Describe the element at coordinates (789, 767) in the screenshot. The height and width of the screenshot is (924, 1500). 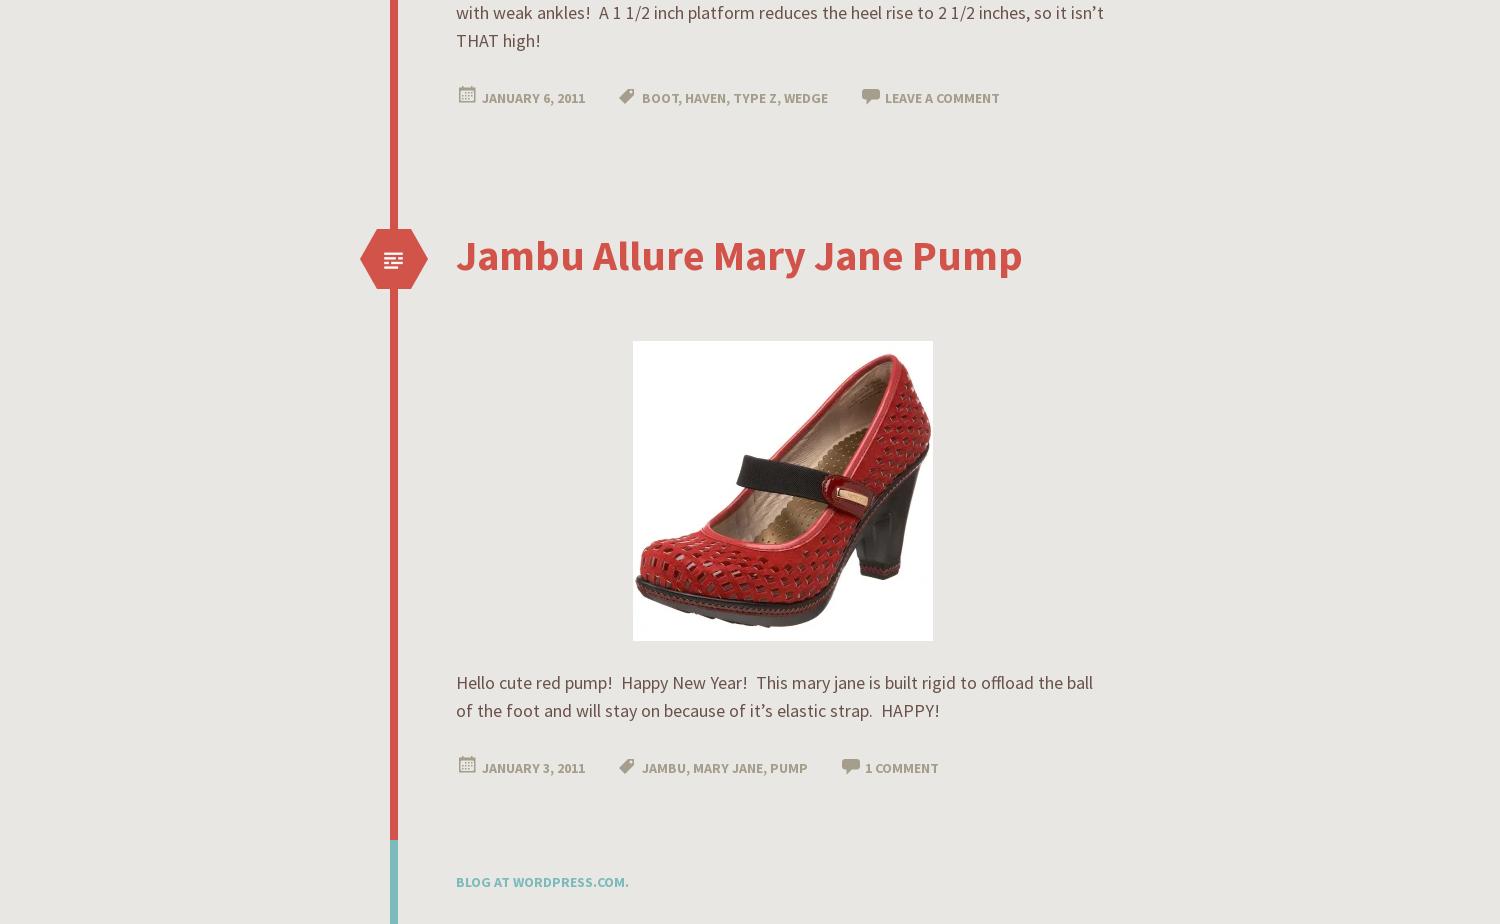
I see `'pump'` at that location.